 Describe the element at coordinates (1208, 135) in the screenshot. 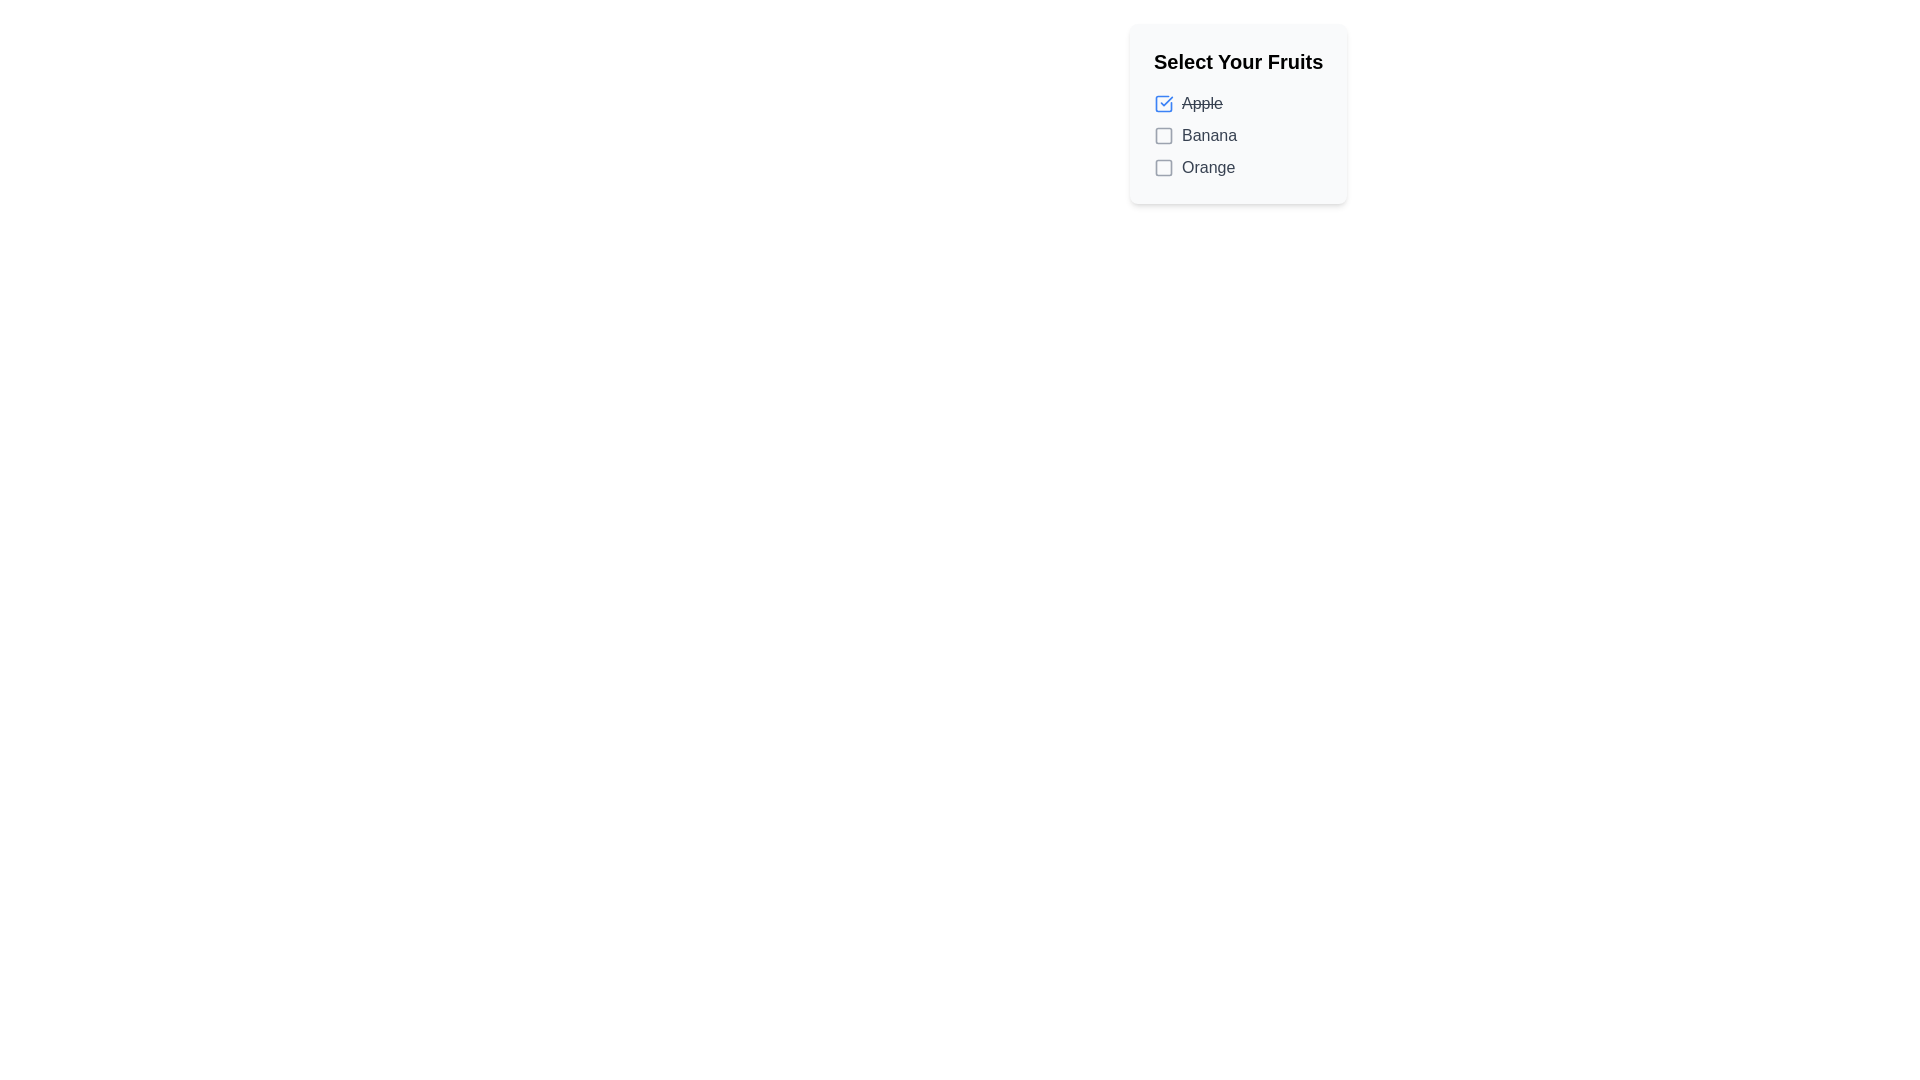

I see `the label displaying 'Banana' to focus on it, which is the second item in a vertical list beside an unchecked checkbox` at that location.